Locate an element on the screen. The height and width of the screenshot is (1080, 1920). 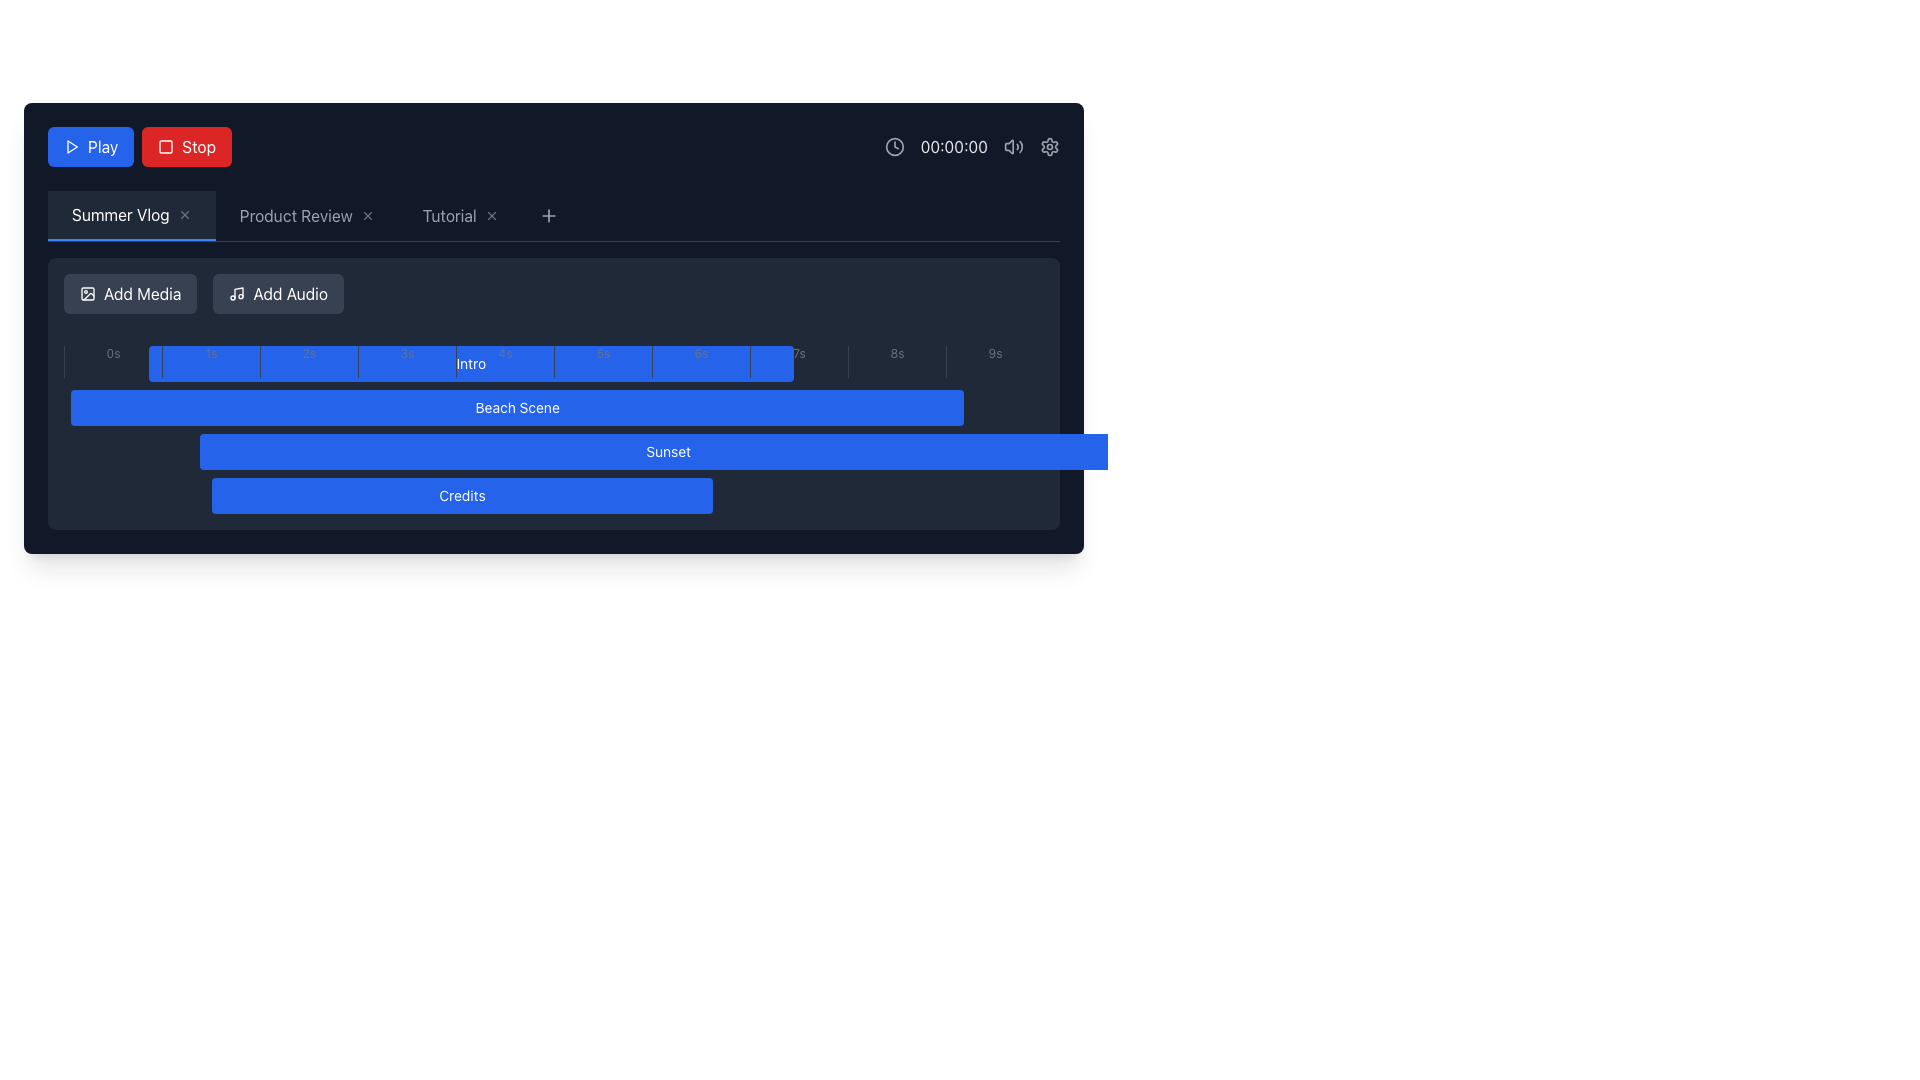
the 'Credits' button, which is a rectangular button with a blue background and white text is located at coordinates (461, 495).